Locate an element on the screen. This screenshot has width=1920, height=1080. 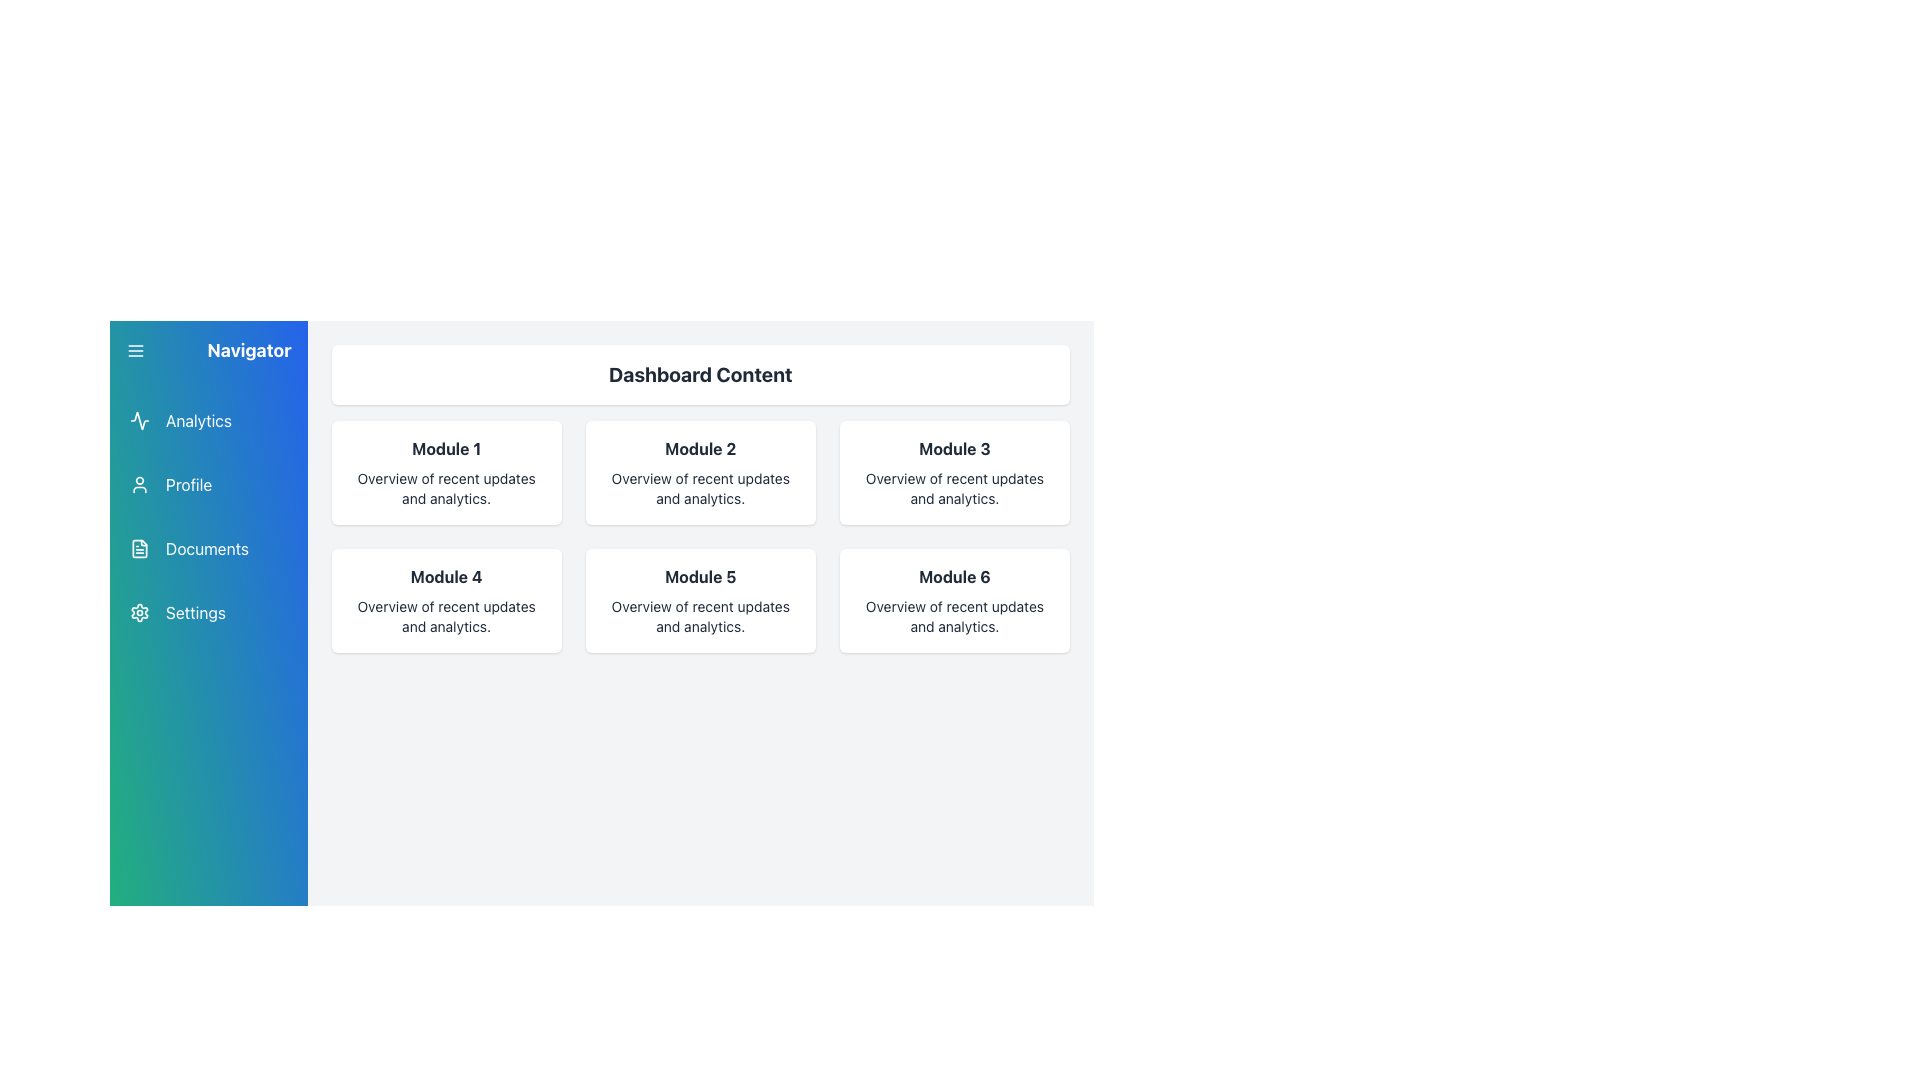
the menu trigger button located at the topmost left corner of the blue-to-green gradient sidebar is located at coordinates (134, 350).